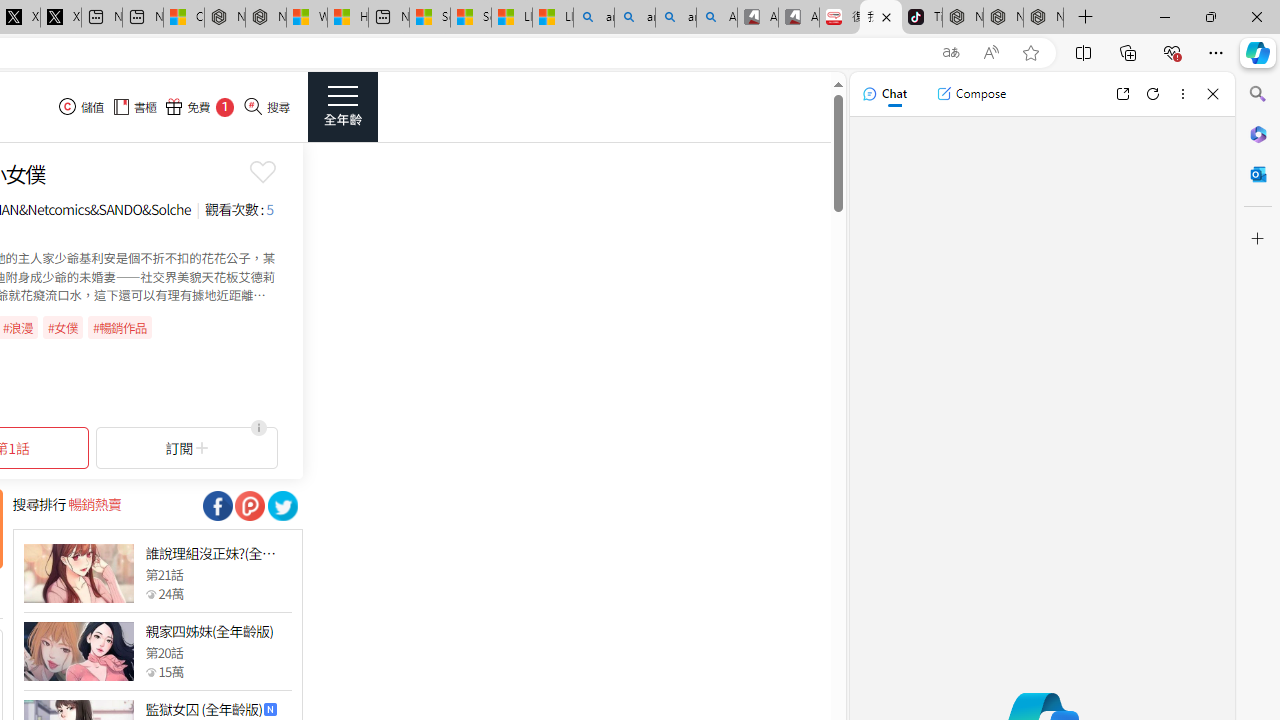  I want to click on 'Chat', so click(883, 93).